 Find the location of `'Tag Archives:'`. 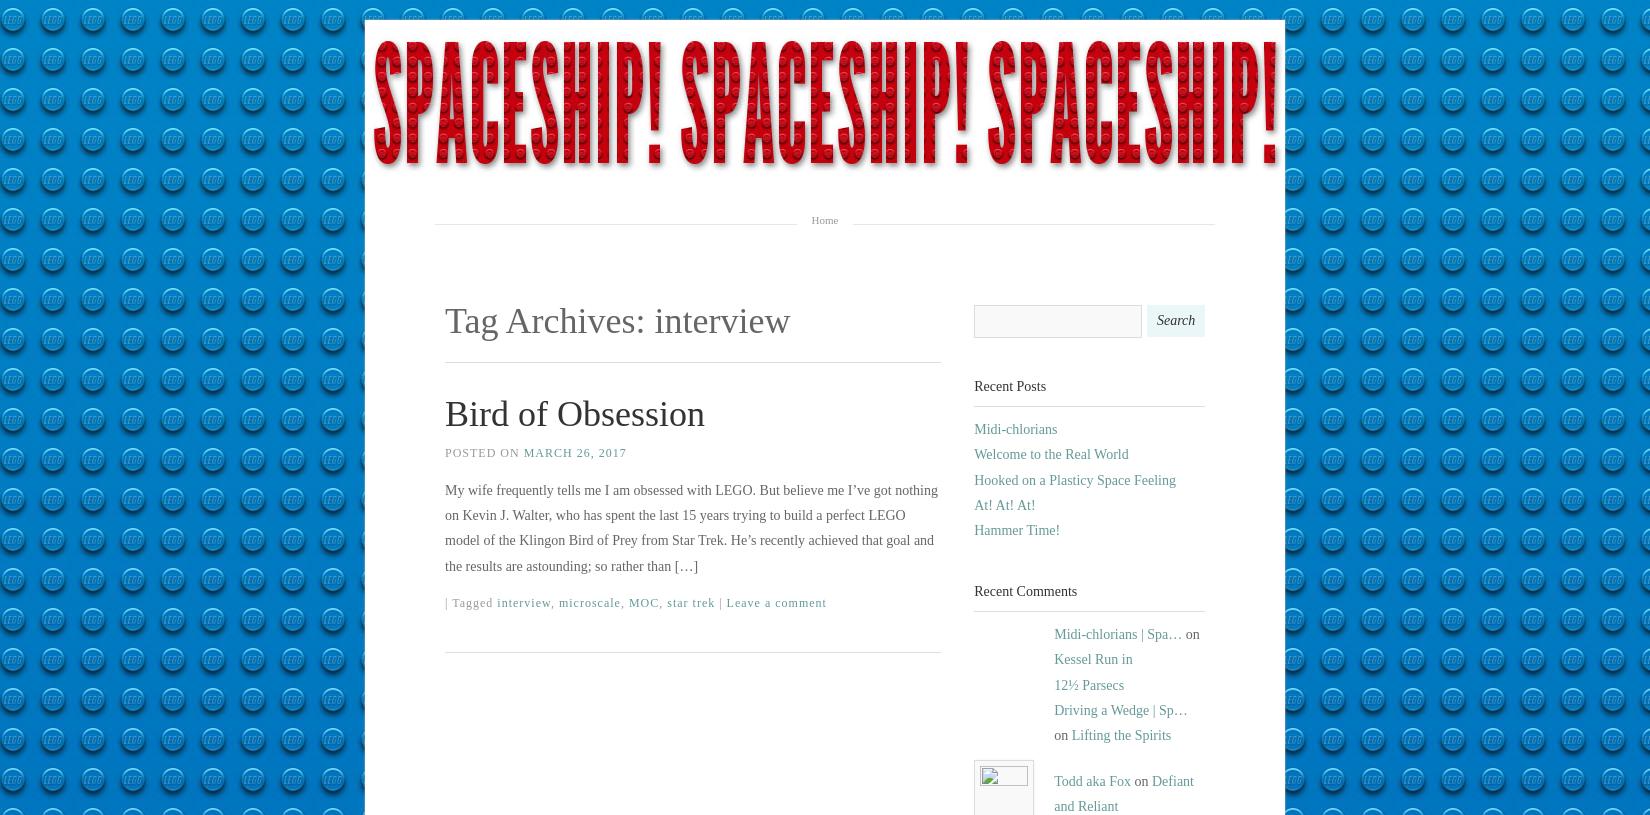

'Tag Archives:' is located at coordinates (444, 320).